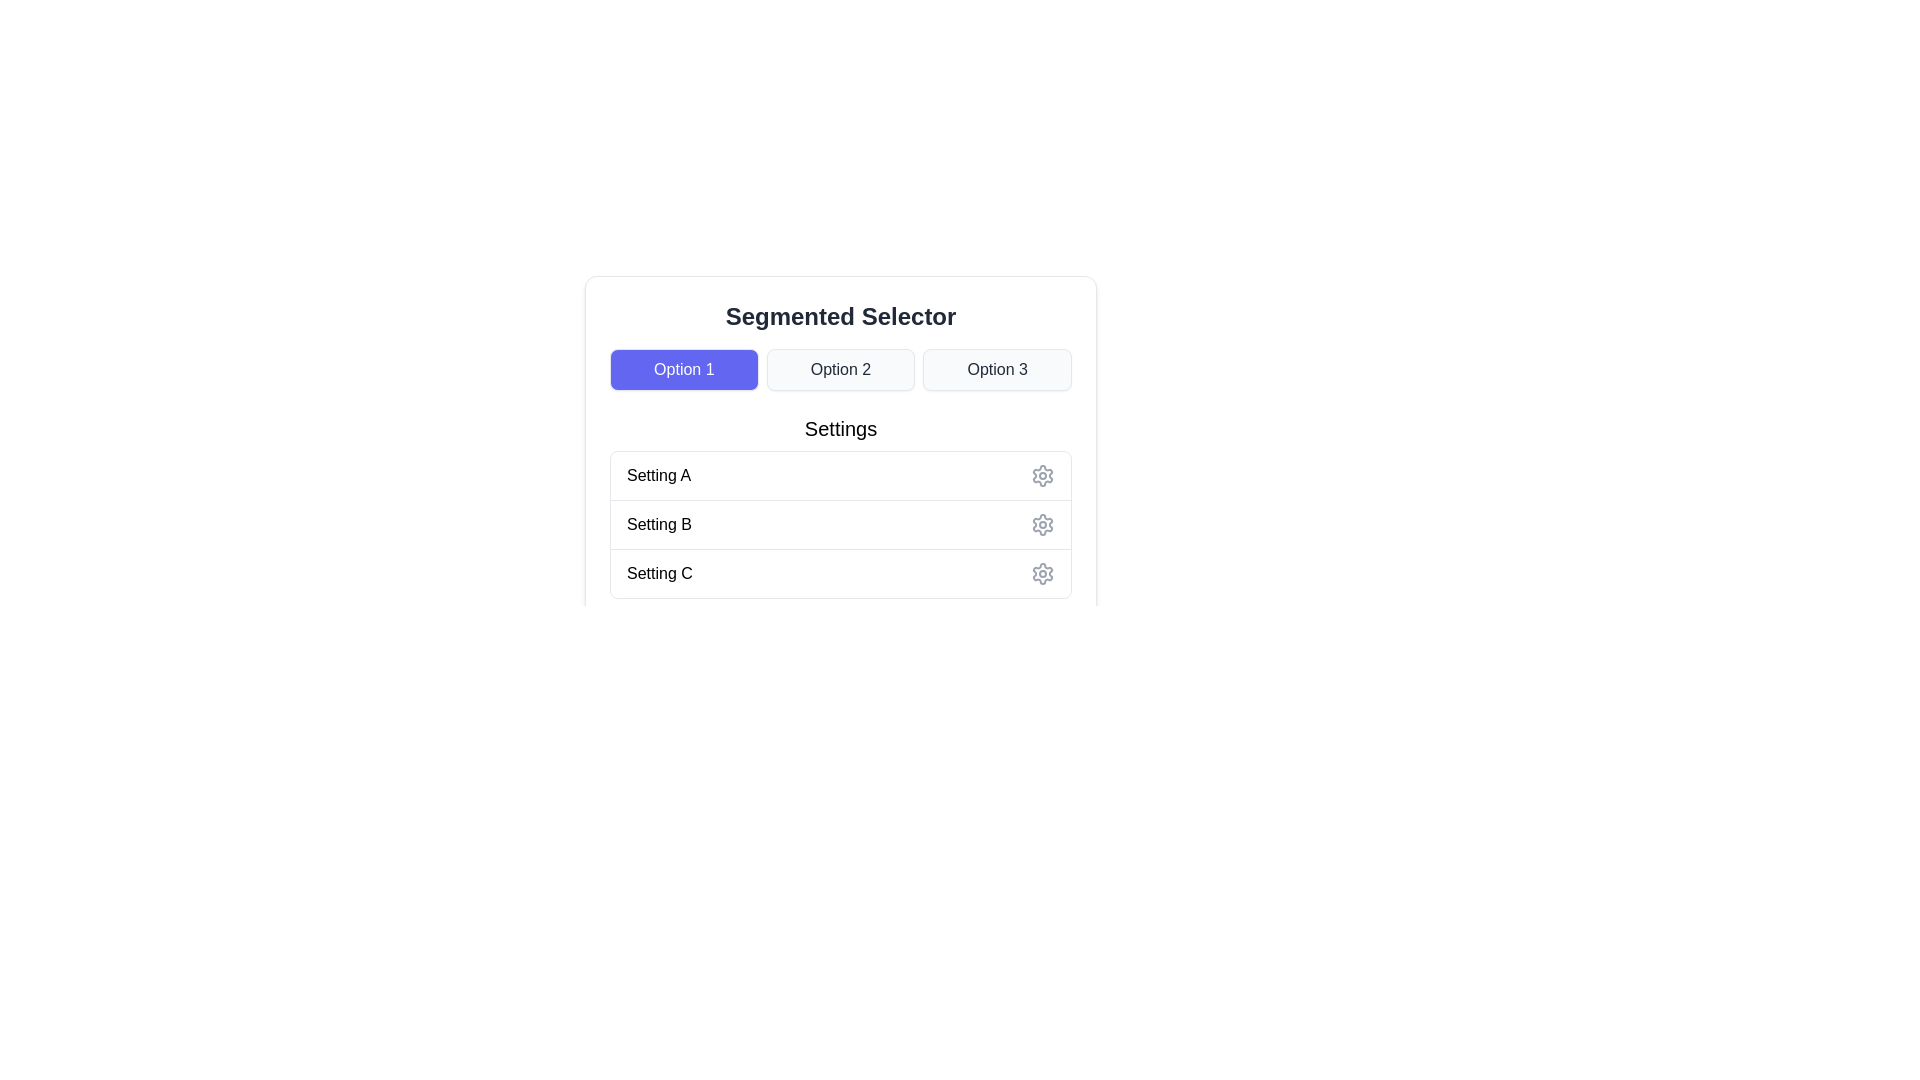 The width and height of the screenshot is (1920, 1080). What do you see at coordinates (840, 573) in the screenshot?
I see `the 'Setting C' list item option, which allows the user` at bounding box center [840, 573].